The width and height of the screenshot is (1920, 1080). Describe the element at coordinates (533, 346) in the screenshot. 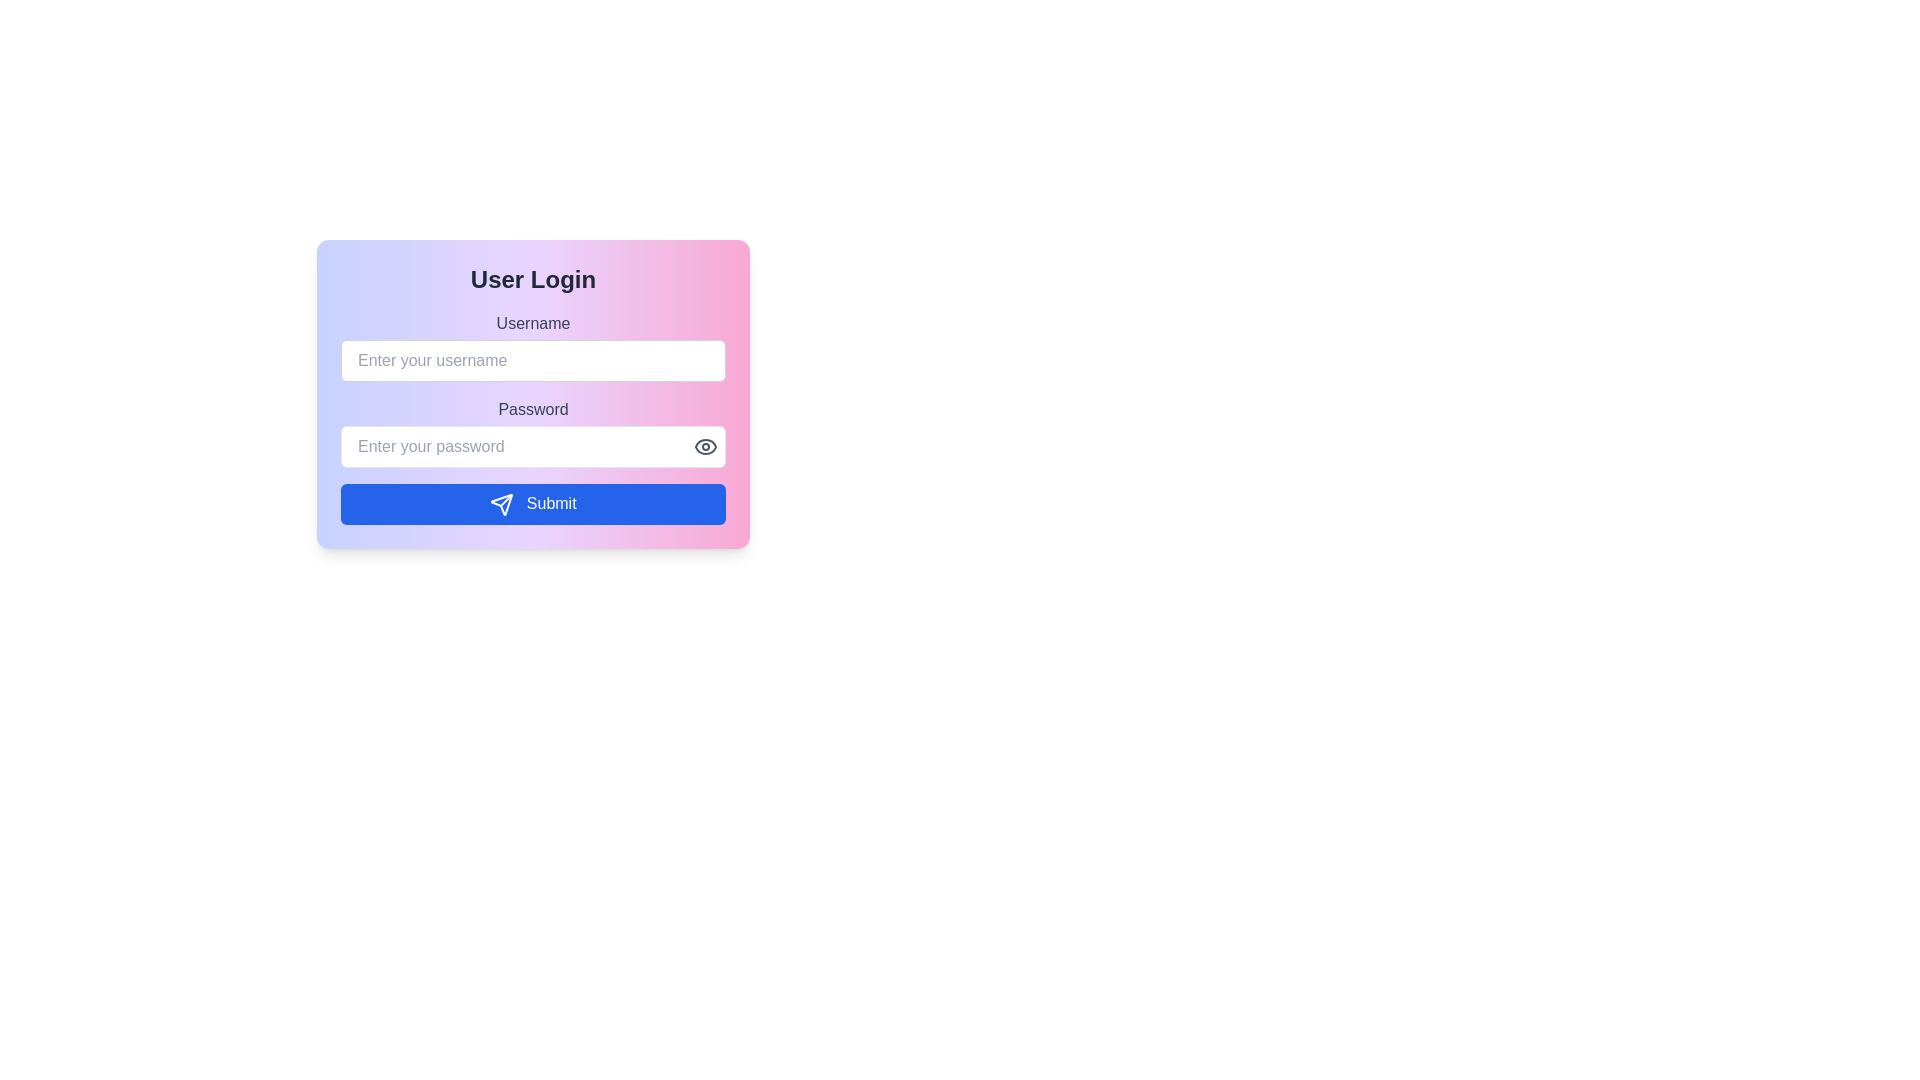

I see `the 'Username' text input field, which is the first input field in a vertical form layout with a white background and gray border, positioned below the 'Username' label` at that location.